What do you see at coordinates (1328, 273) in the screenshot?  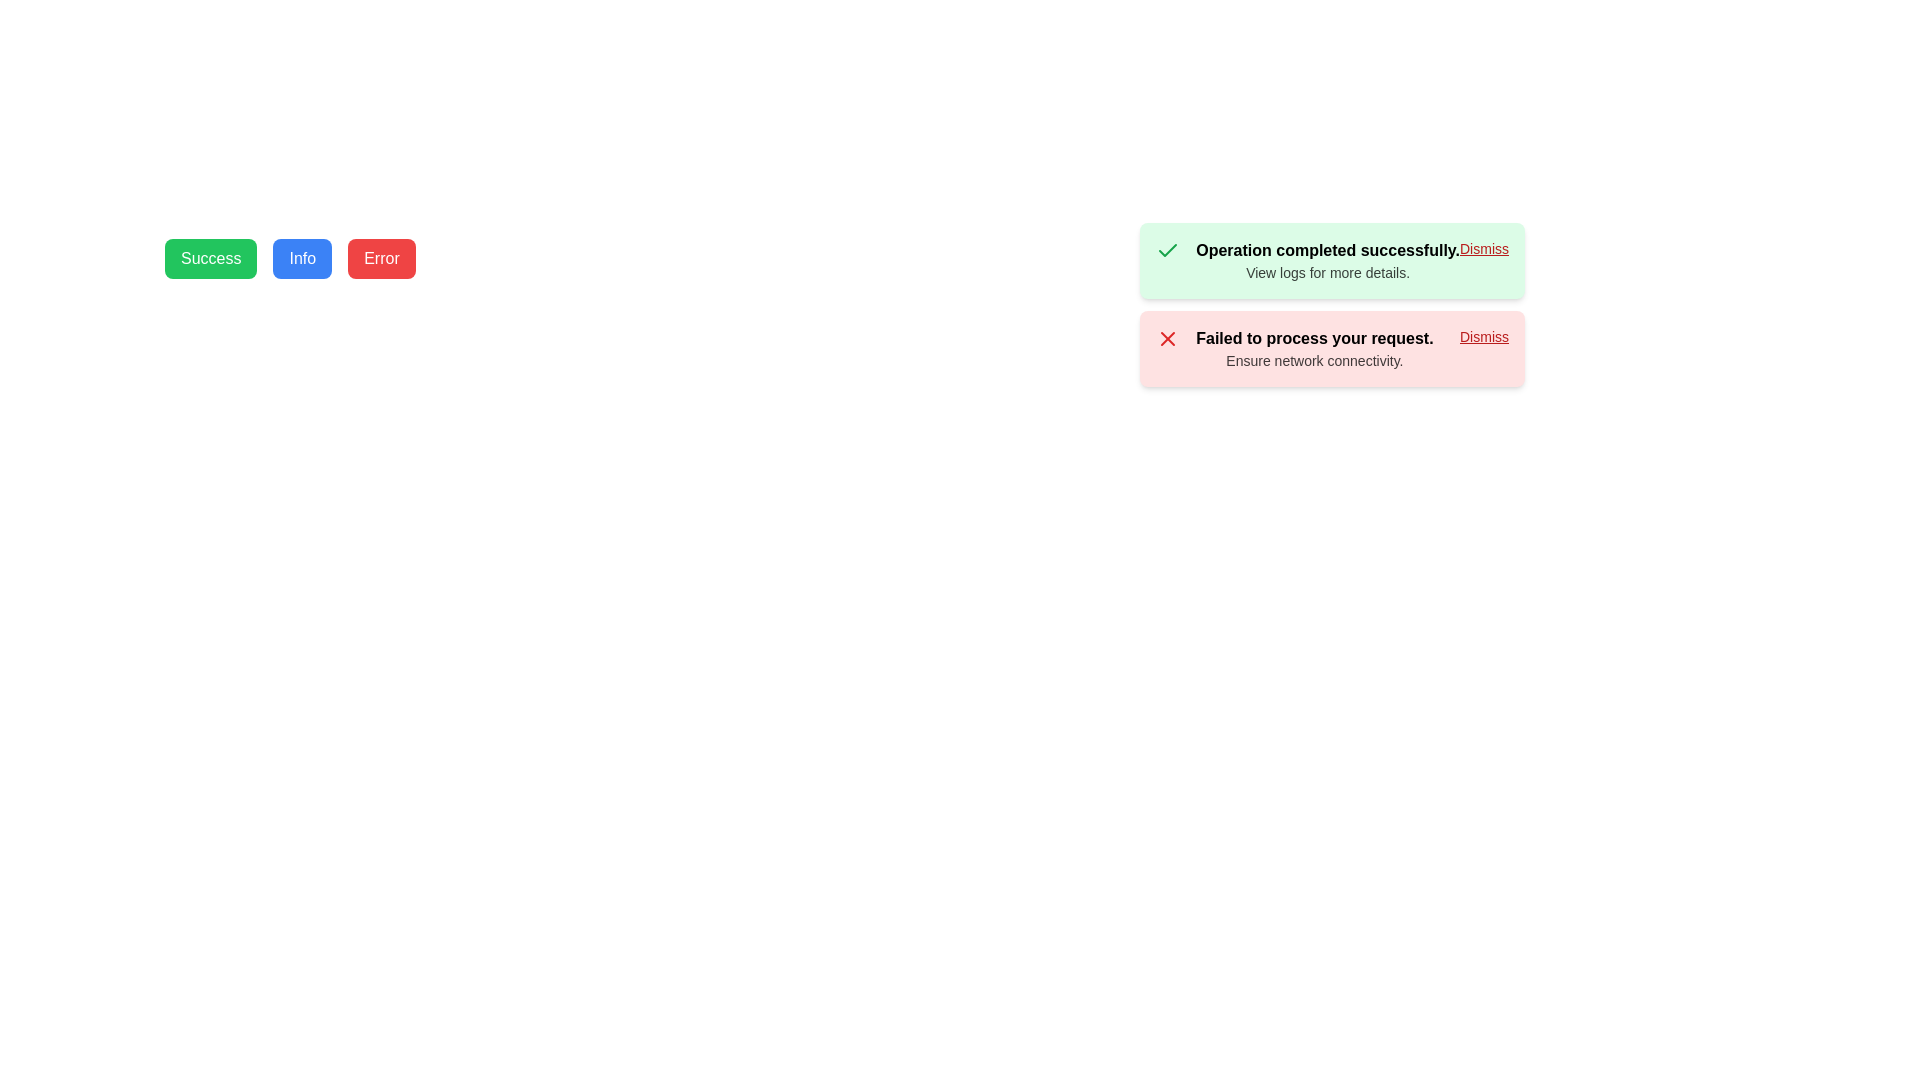 I see `the text label displaying 'View logs for more details.' which is located below the success message in a green notification box` at bounding box center [1328, 273].